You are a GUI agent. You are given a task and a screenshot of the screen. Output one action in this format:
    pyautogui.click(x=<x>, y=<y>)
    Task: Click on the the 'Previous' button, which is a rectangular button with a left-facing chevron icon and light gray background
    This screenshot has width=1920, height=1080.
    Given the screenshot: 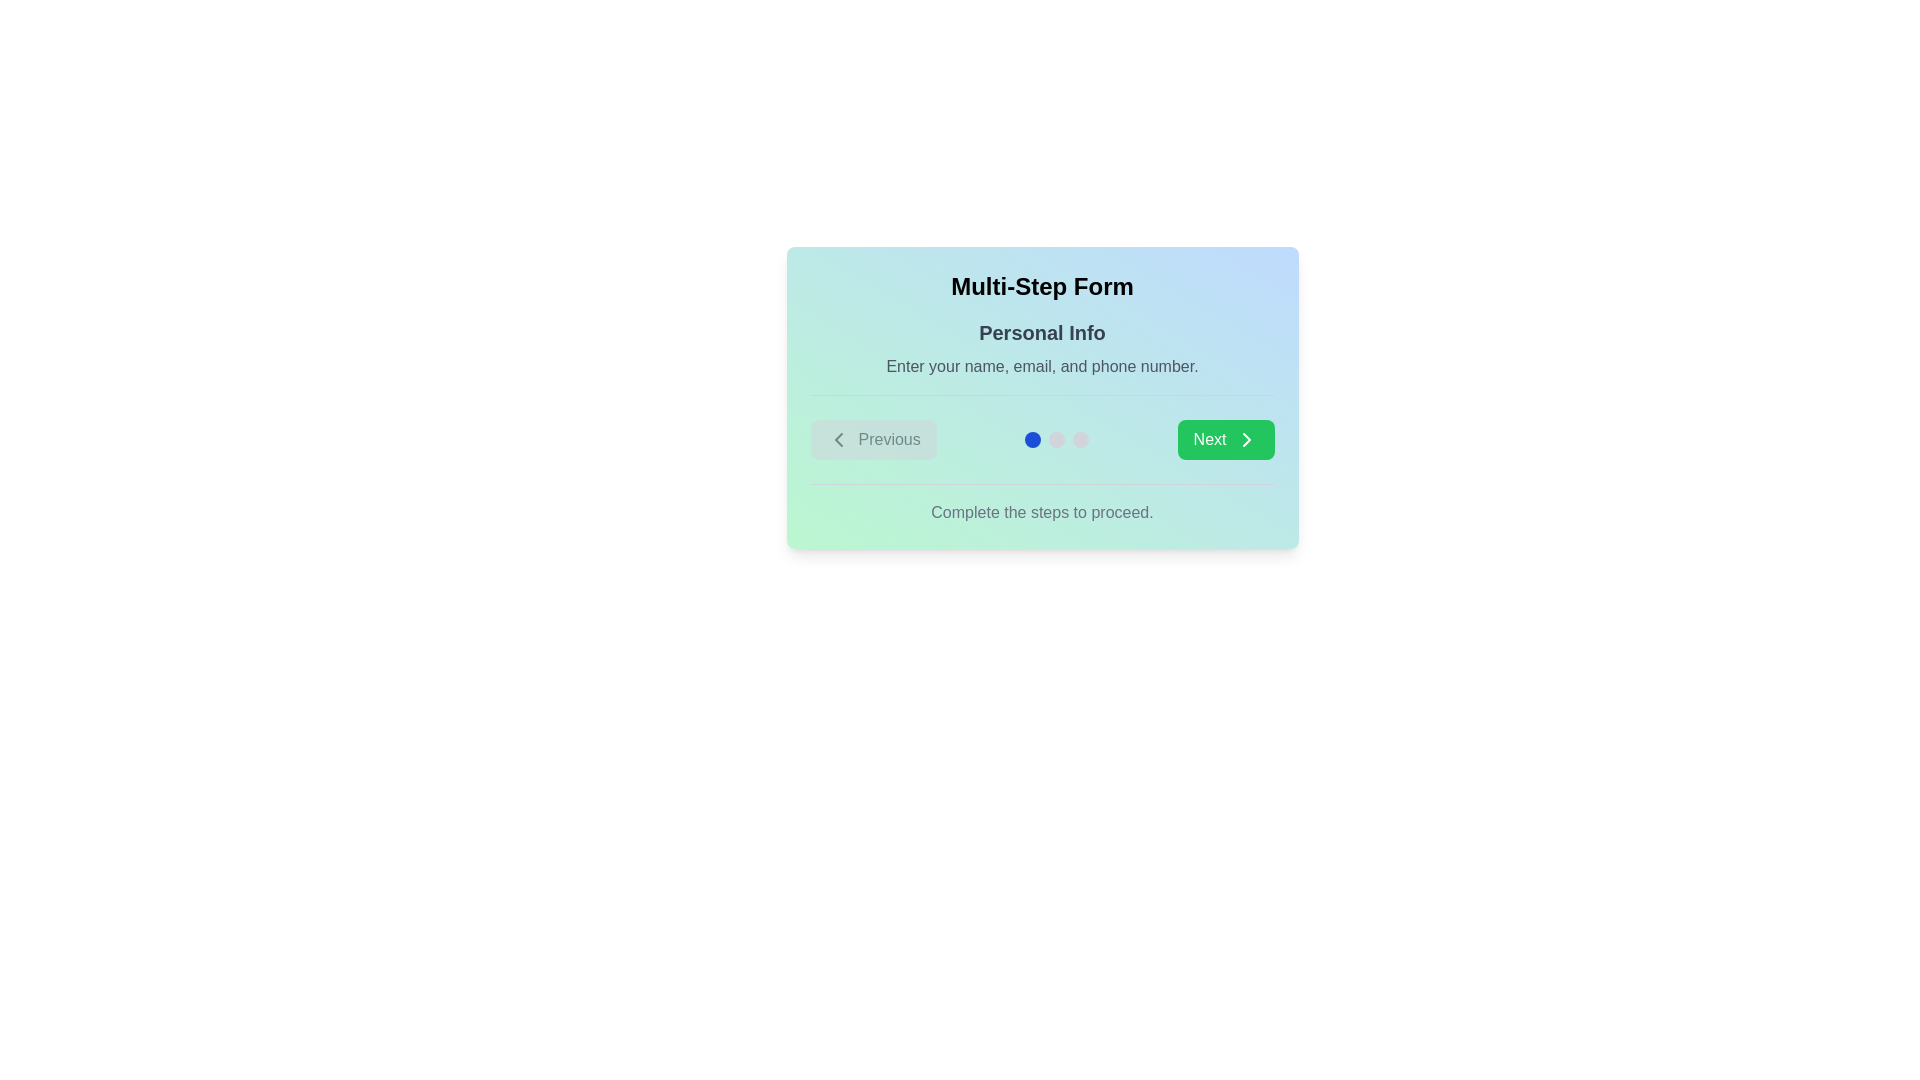 What is the action you would take?
    pyautogui.click(x=873, y=438)
    